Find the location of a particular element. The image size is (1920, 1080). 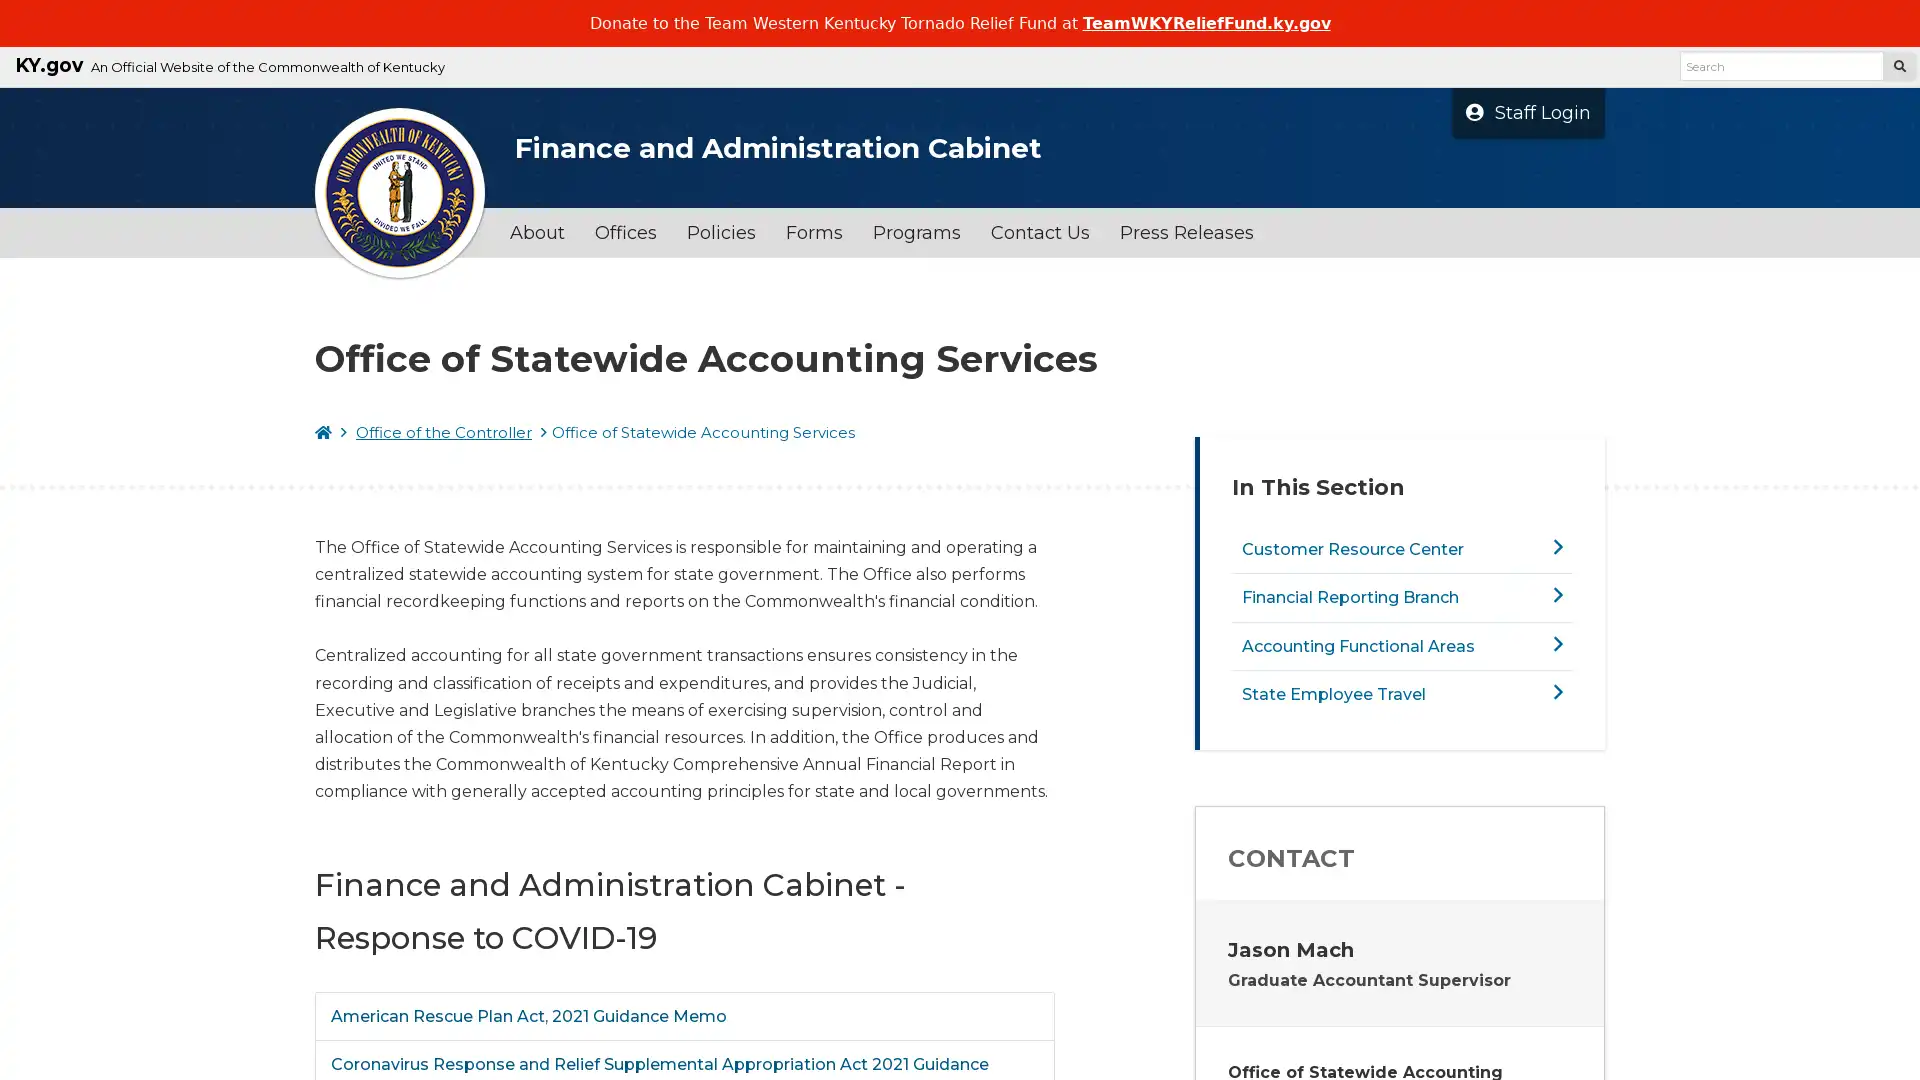

Search is located at coordinates (1898, 65).